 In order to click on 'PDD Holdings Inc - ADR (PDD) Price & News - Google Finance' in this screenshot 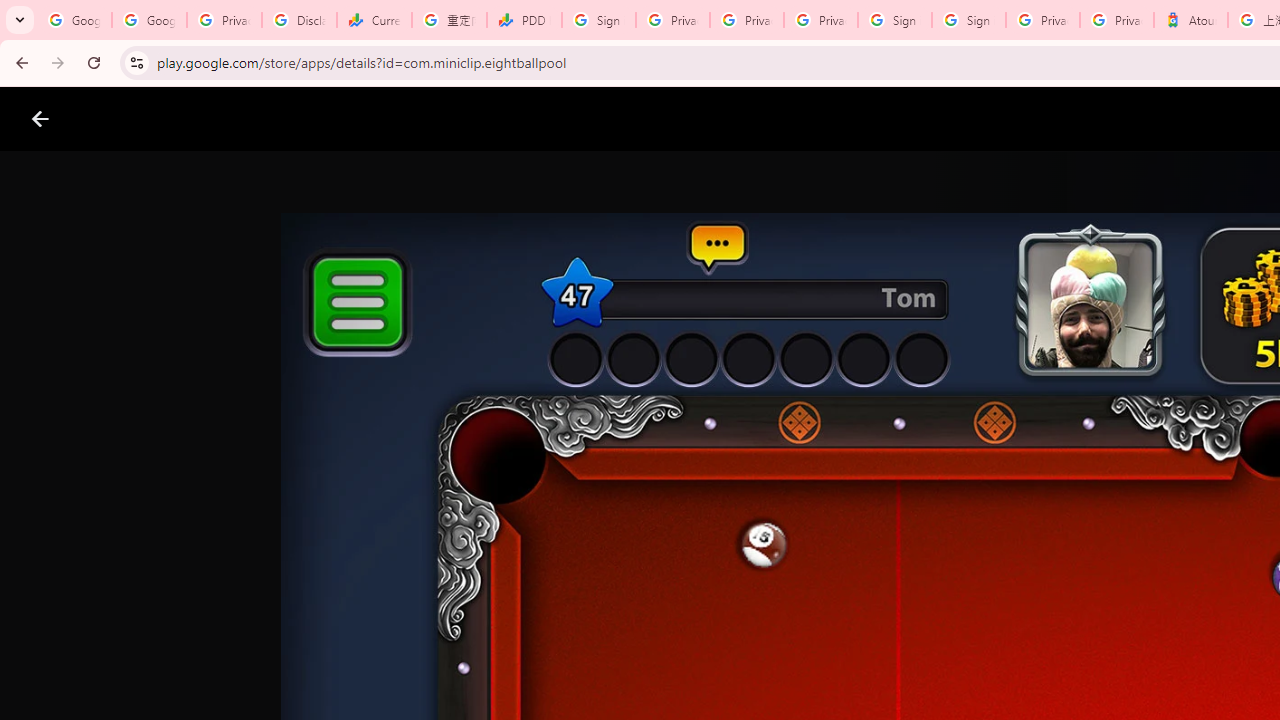, I will do `click(524, 20)`.